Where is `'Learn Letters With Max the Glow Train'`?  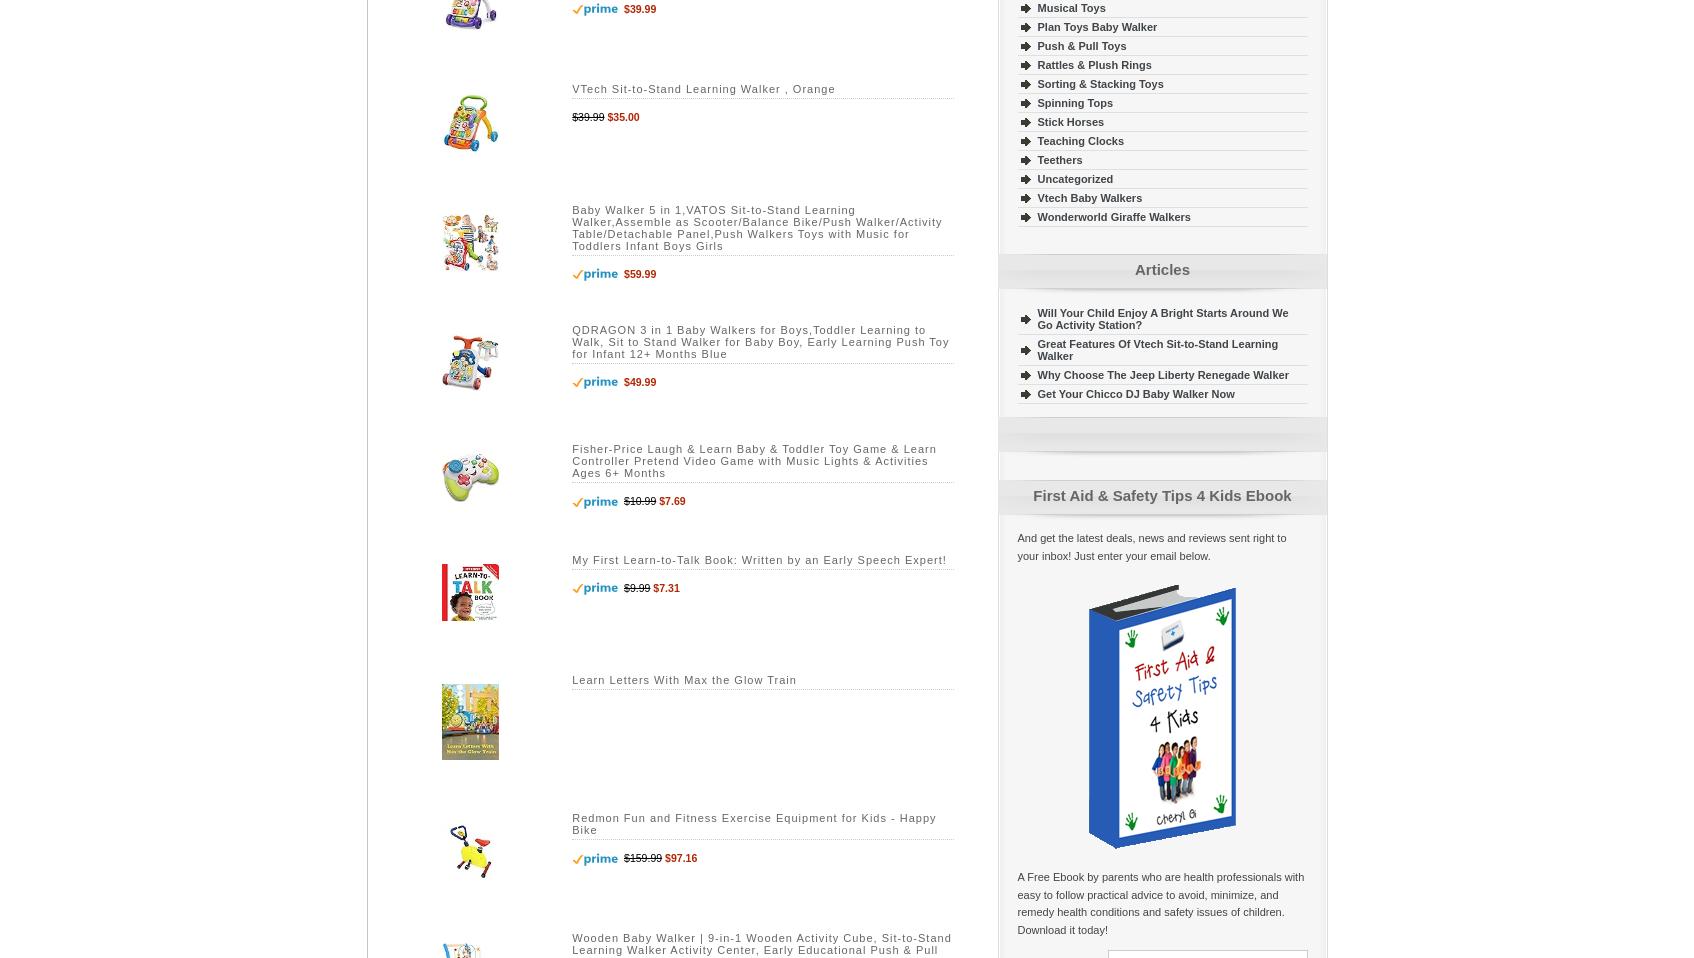
'Learn Letters With Max the Glow Train' is located at coordinates (572, 678).